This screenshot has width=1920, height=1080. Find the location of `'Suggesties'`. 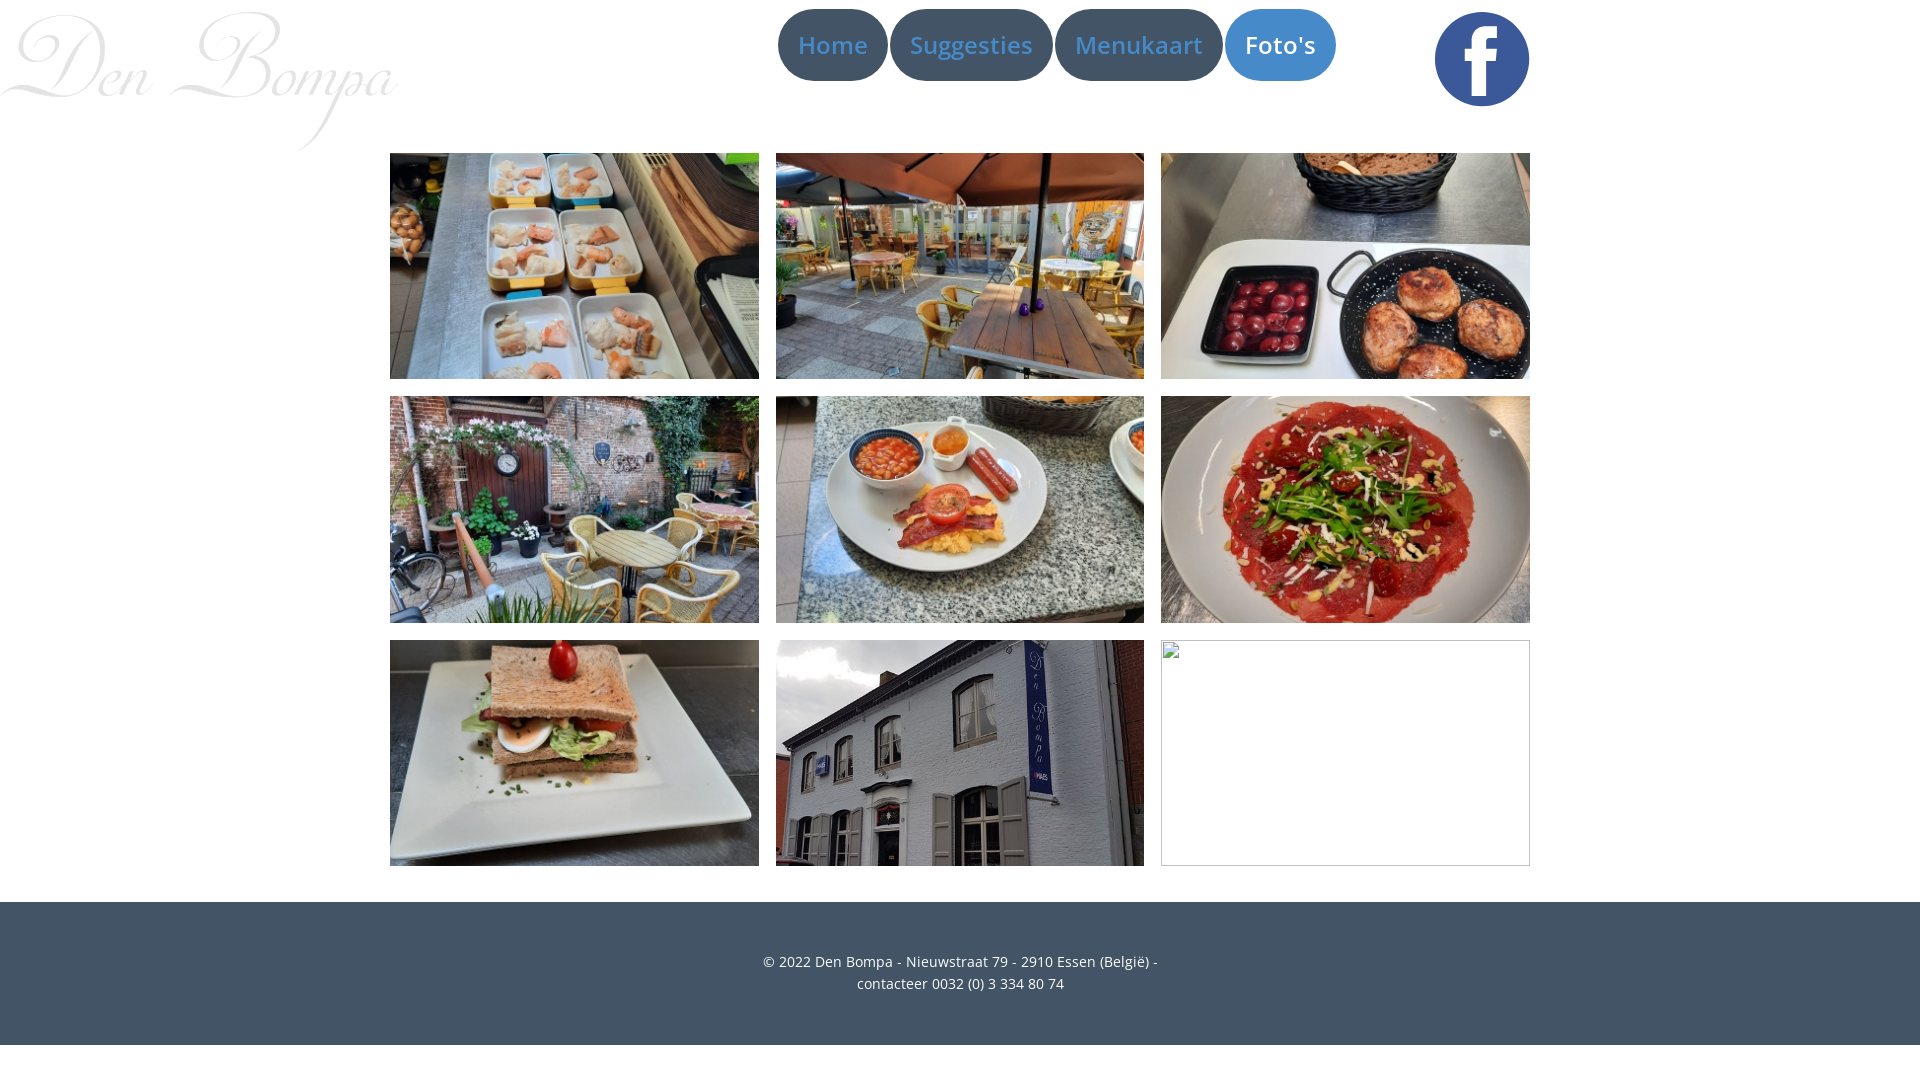

'Suggesties' is located at coordinates (888, 45).